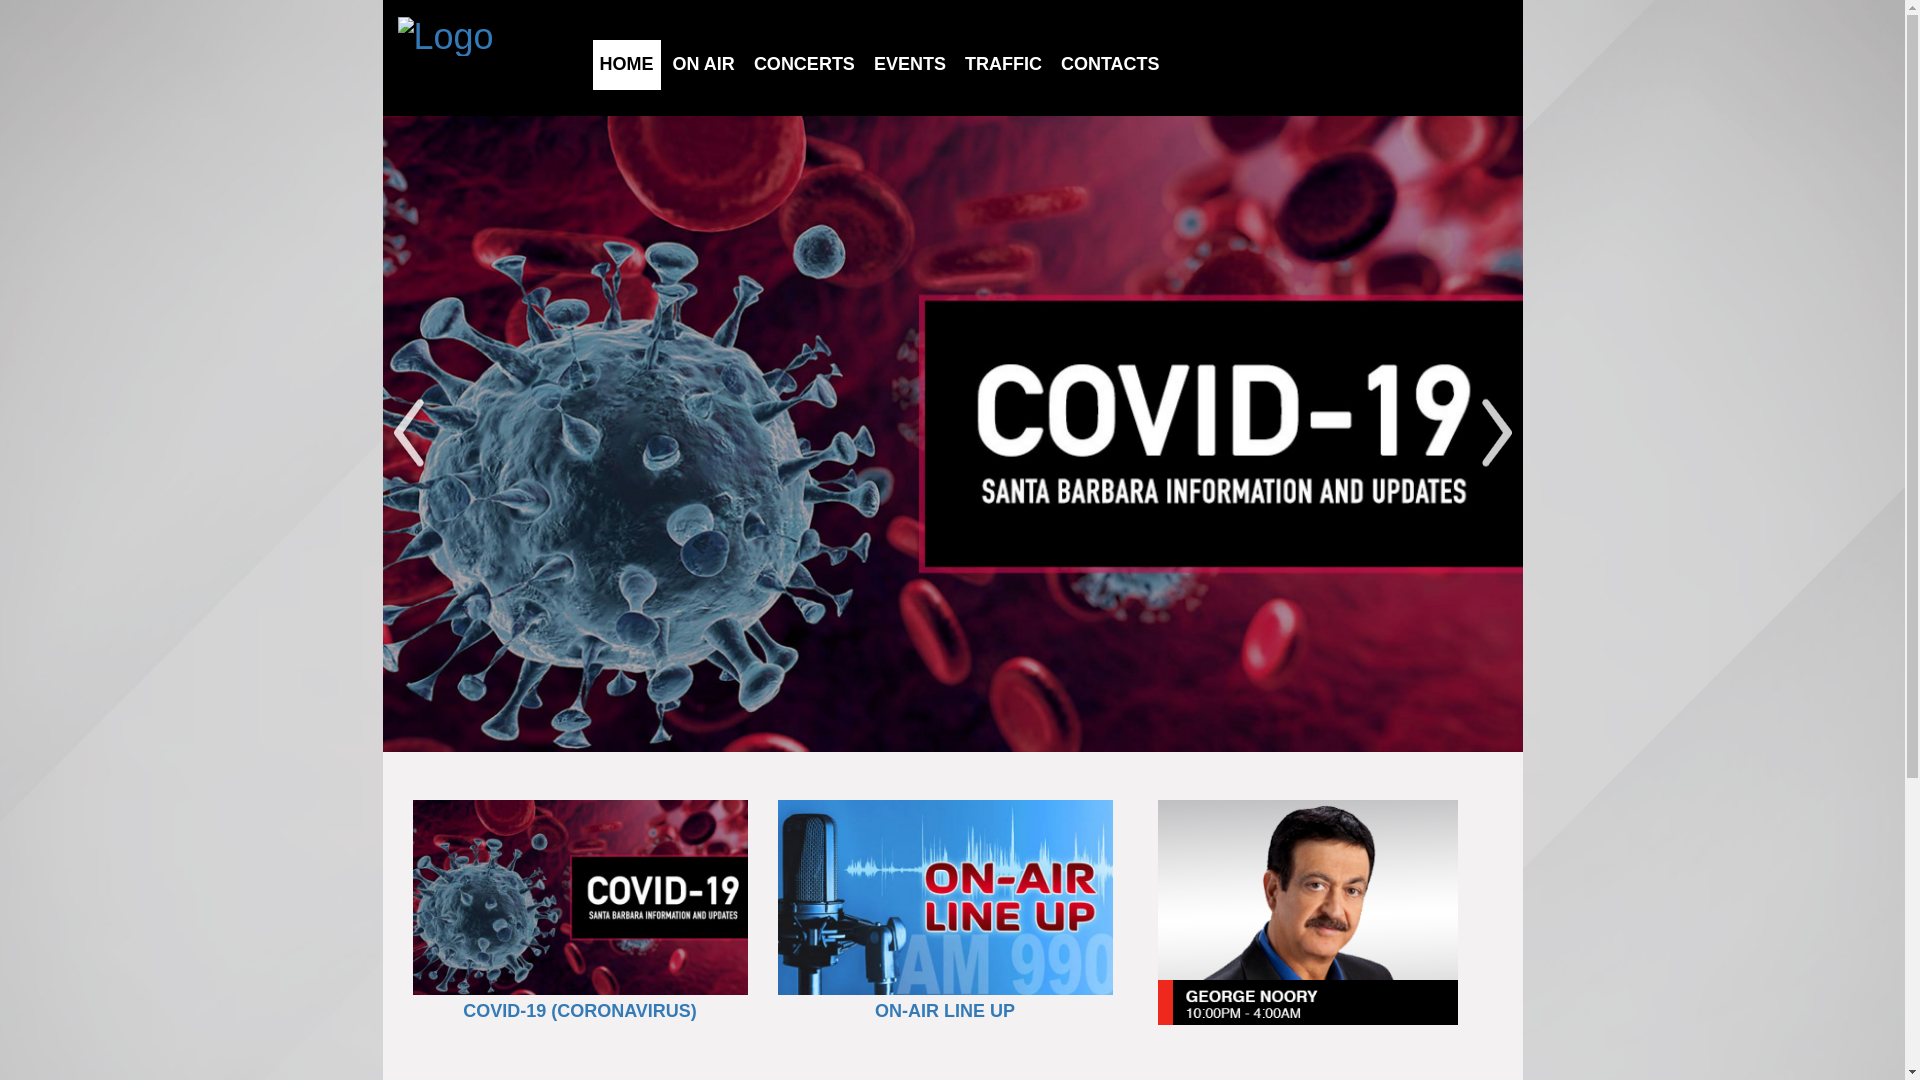  Describe the element at coordinates (407, 433) in the screenshot. I see `'Previous'` at that location.